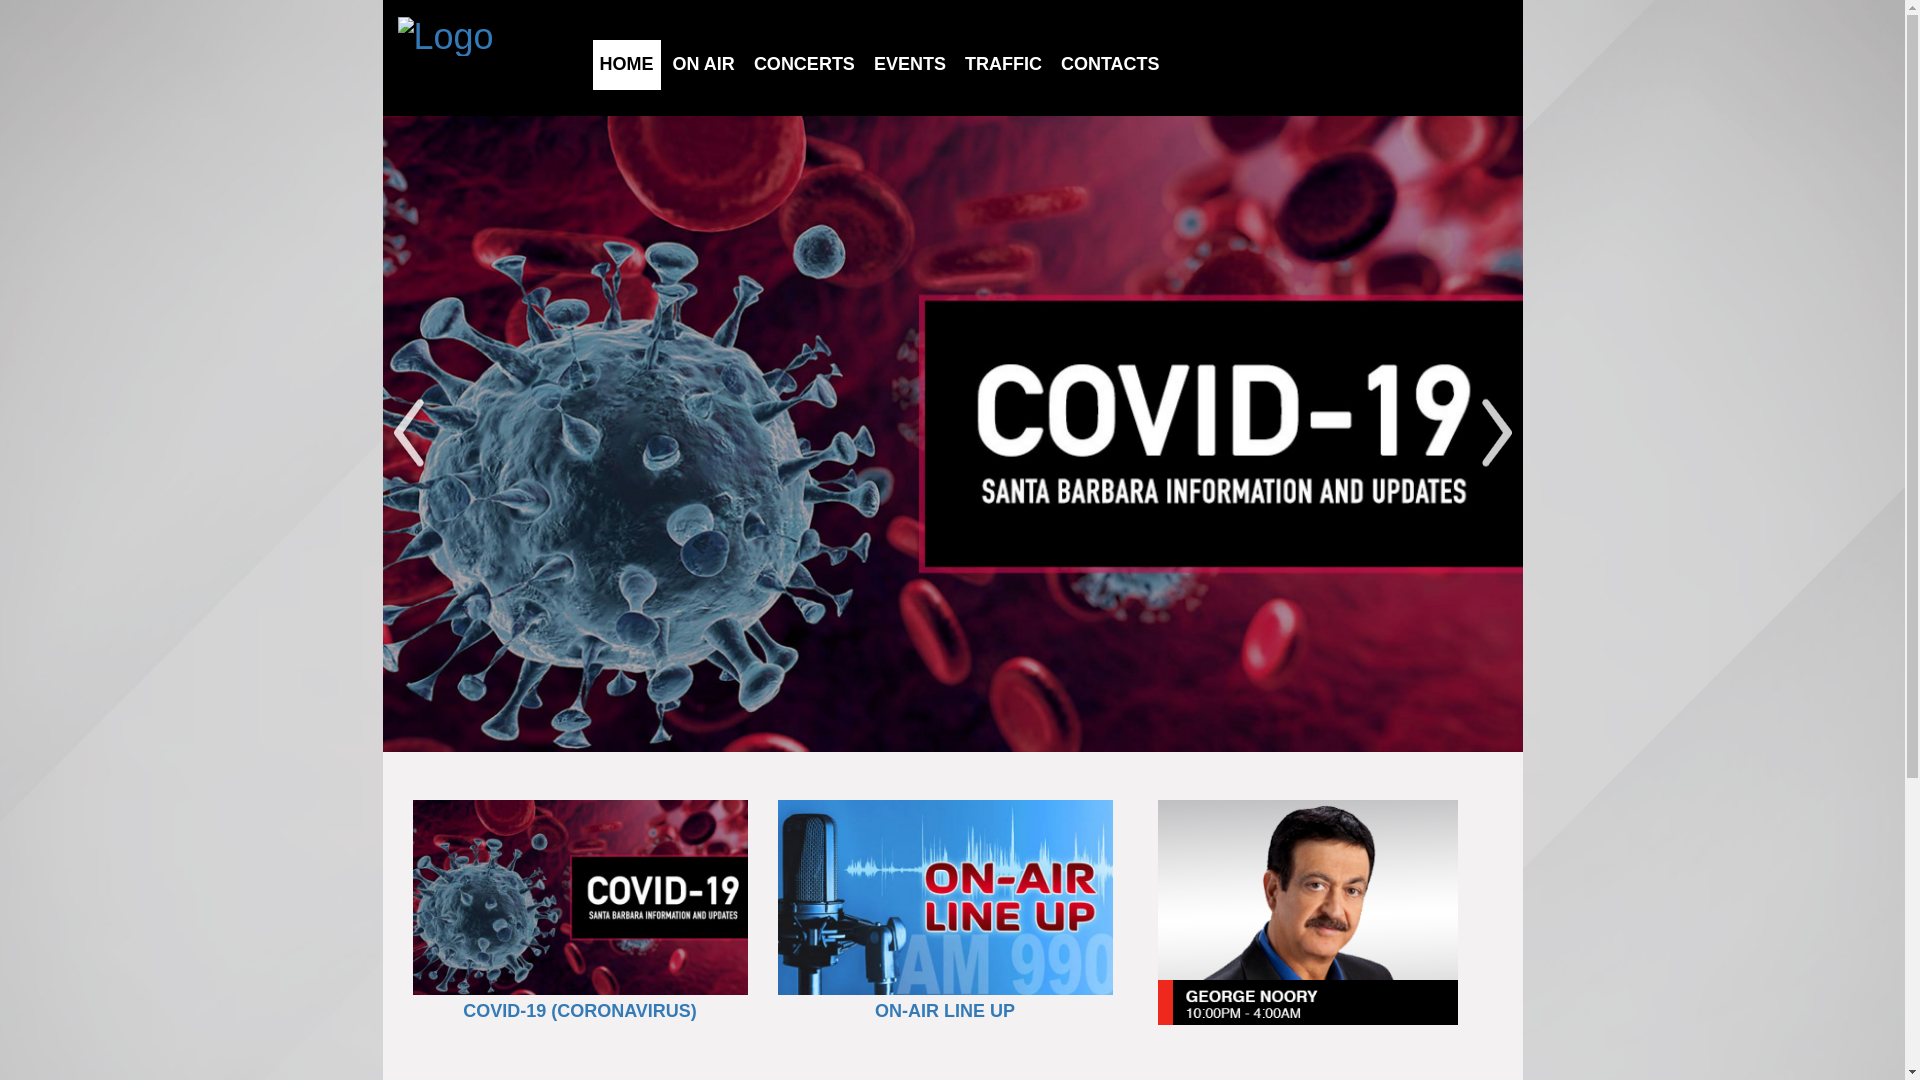  Describe the element at coordinates (407, 433) in the screenshot. I see `'Previous'` at that location.